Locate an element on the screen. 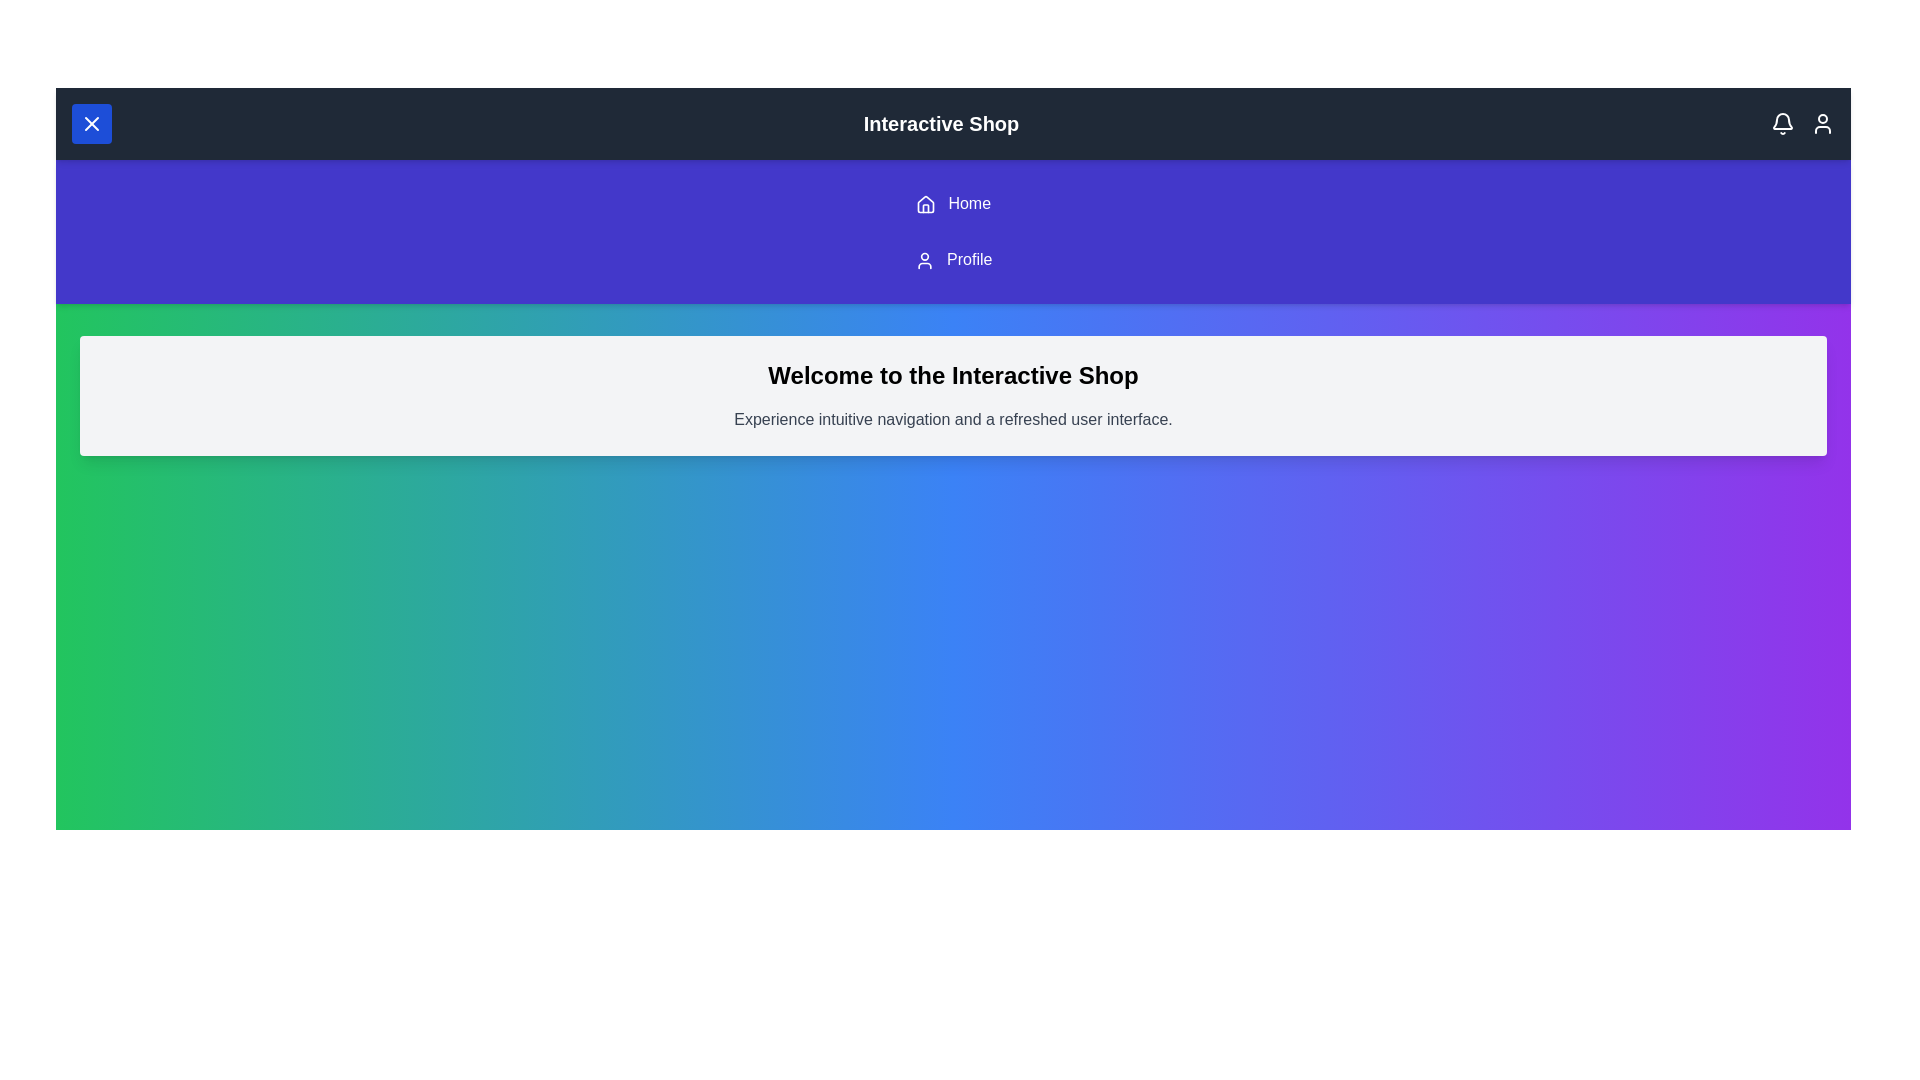  the main header text 'Interactive Shop' is located at coordinates (939, 123).